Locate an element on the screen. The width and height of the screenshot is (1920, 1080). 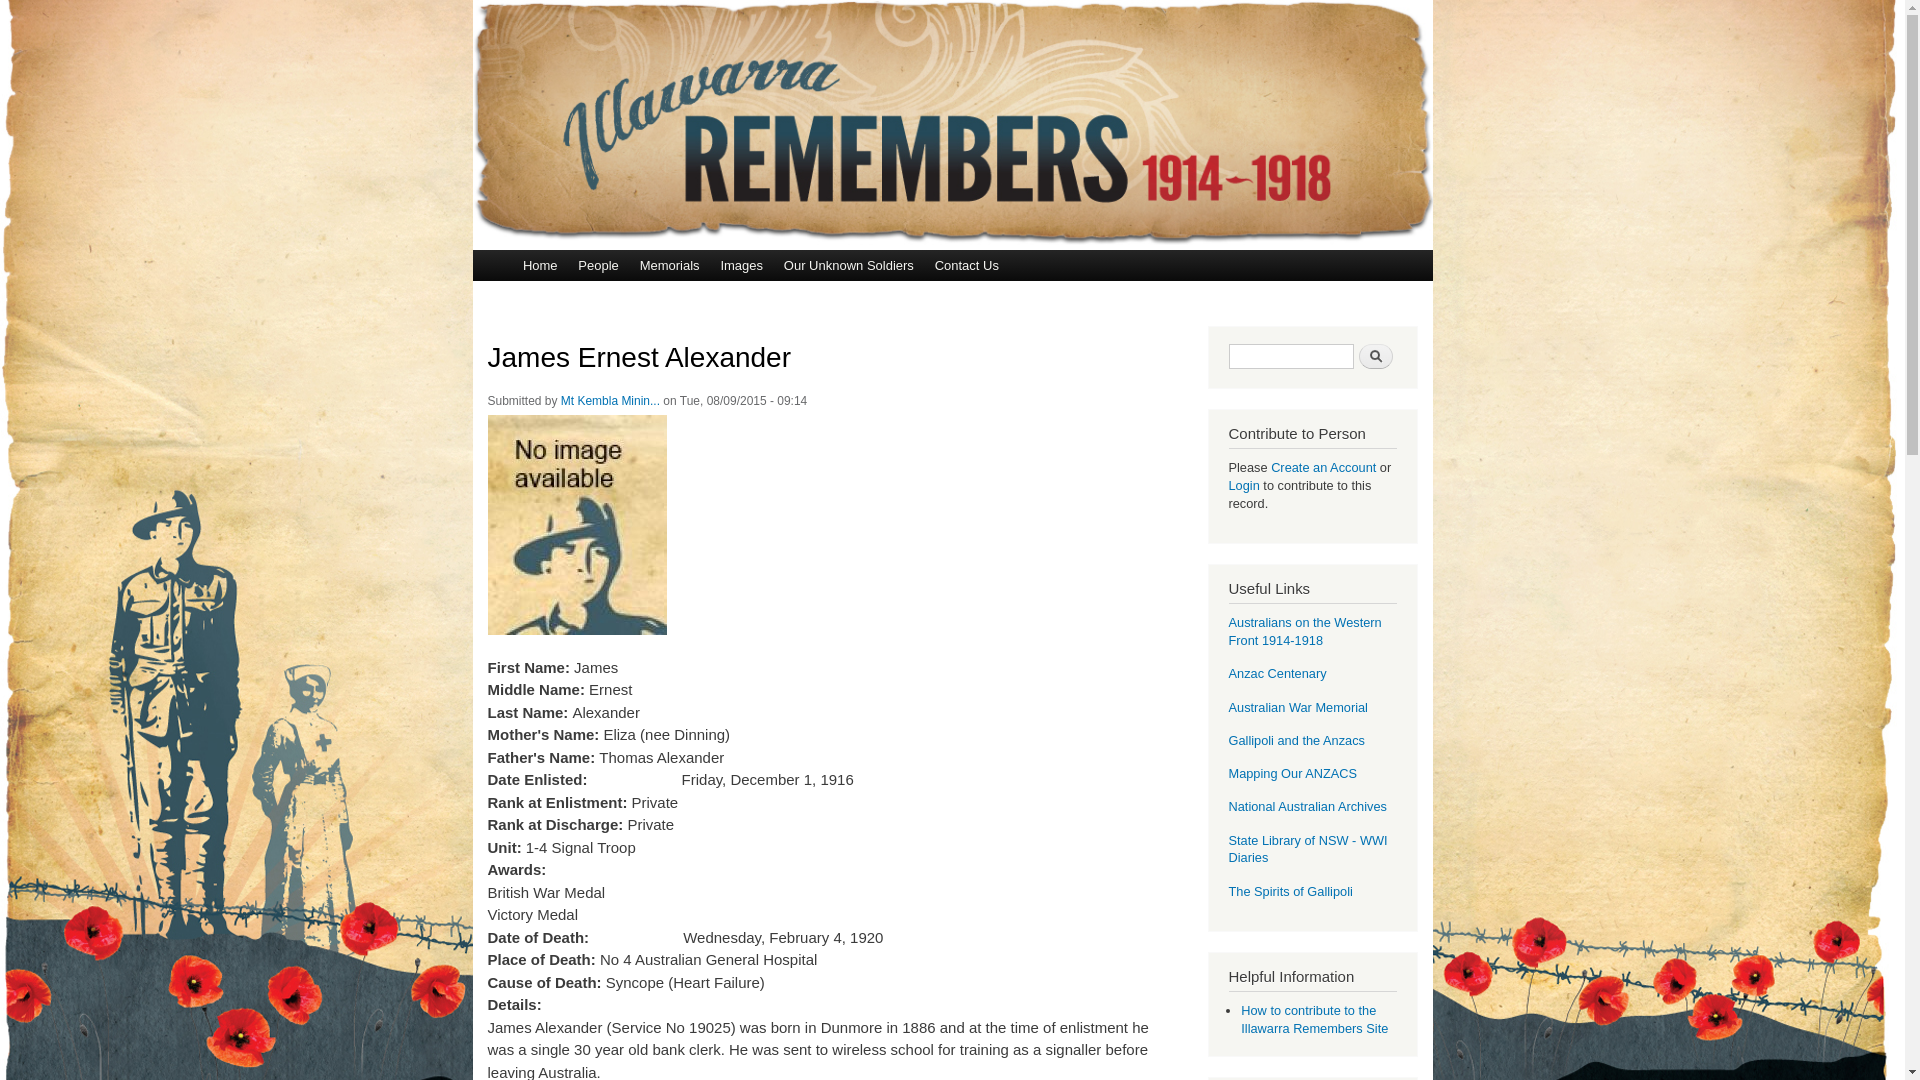
'National Australian Archives' is located at coordinates (1306, 805).